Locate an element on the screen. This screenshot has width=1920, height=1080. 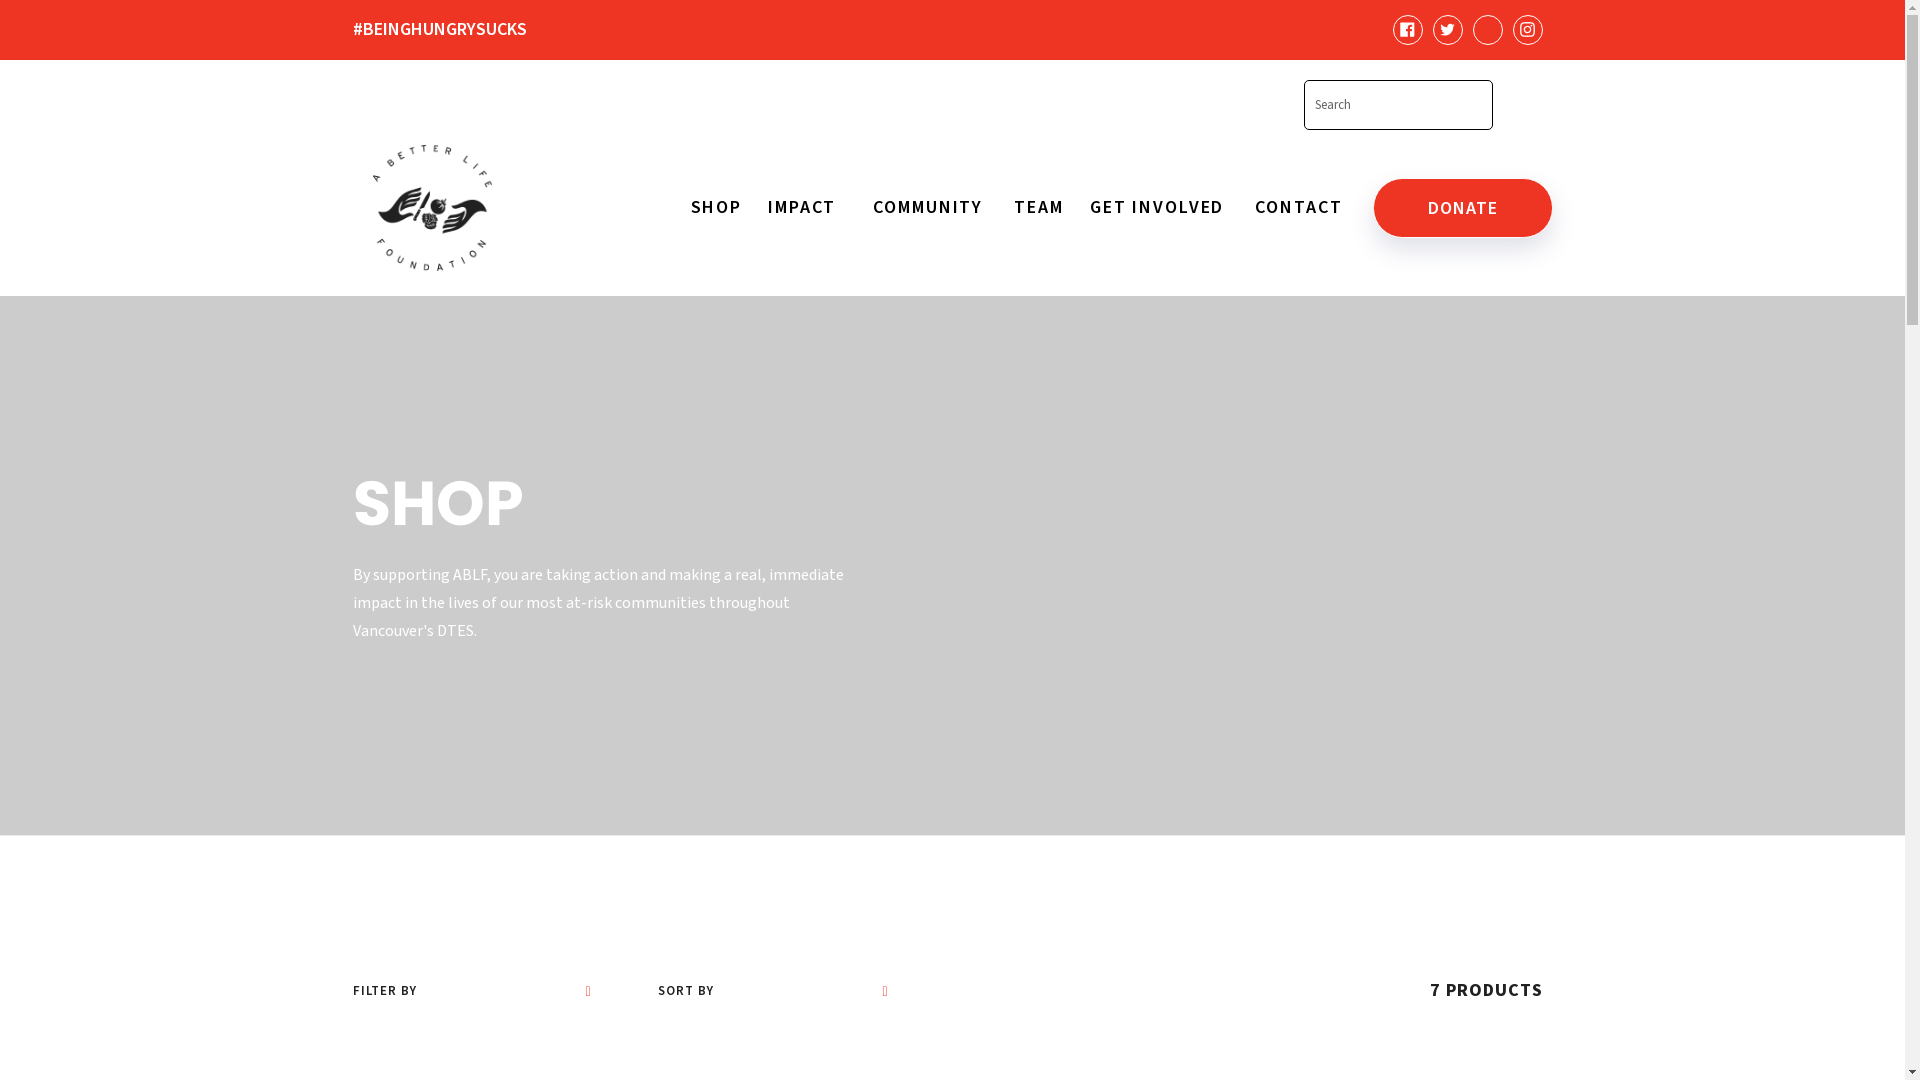
'IMPACT' is located at coordinates (761, 208).